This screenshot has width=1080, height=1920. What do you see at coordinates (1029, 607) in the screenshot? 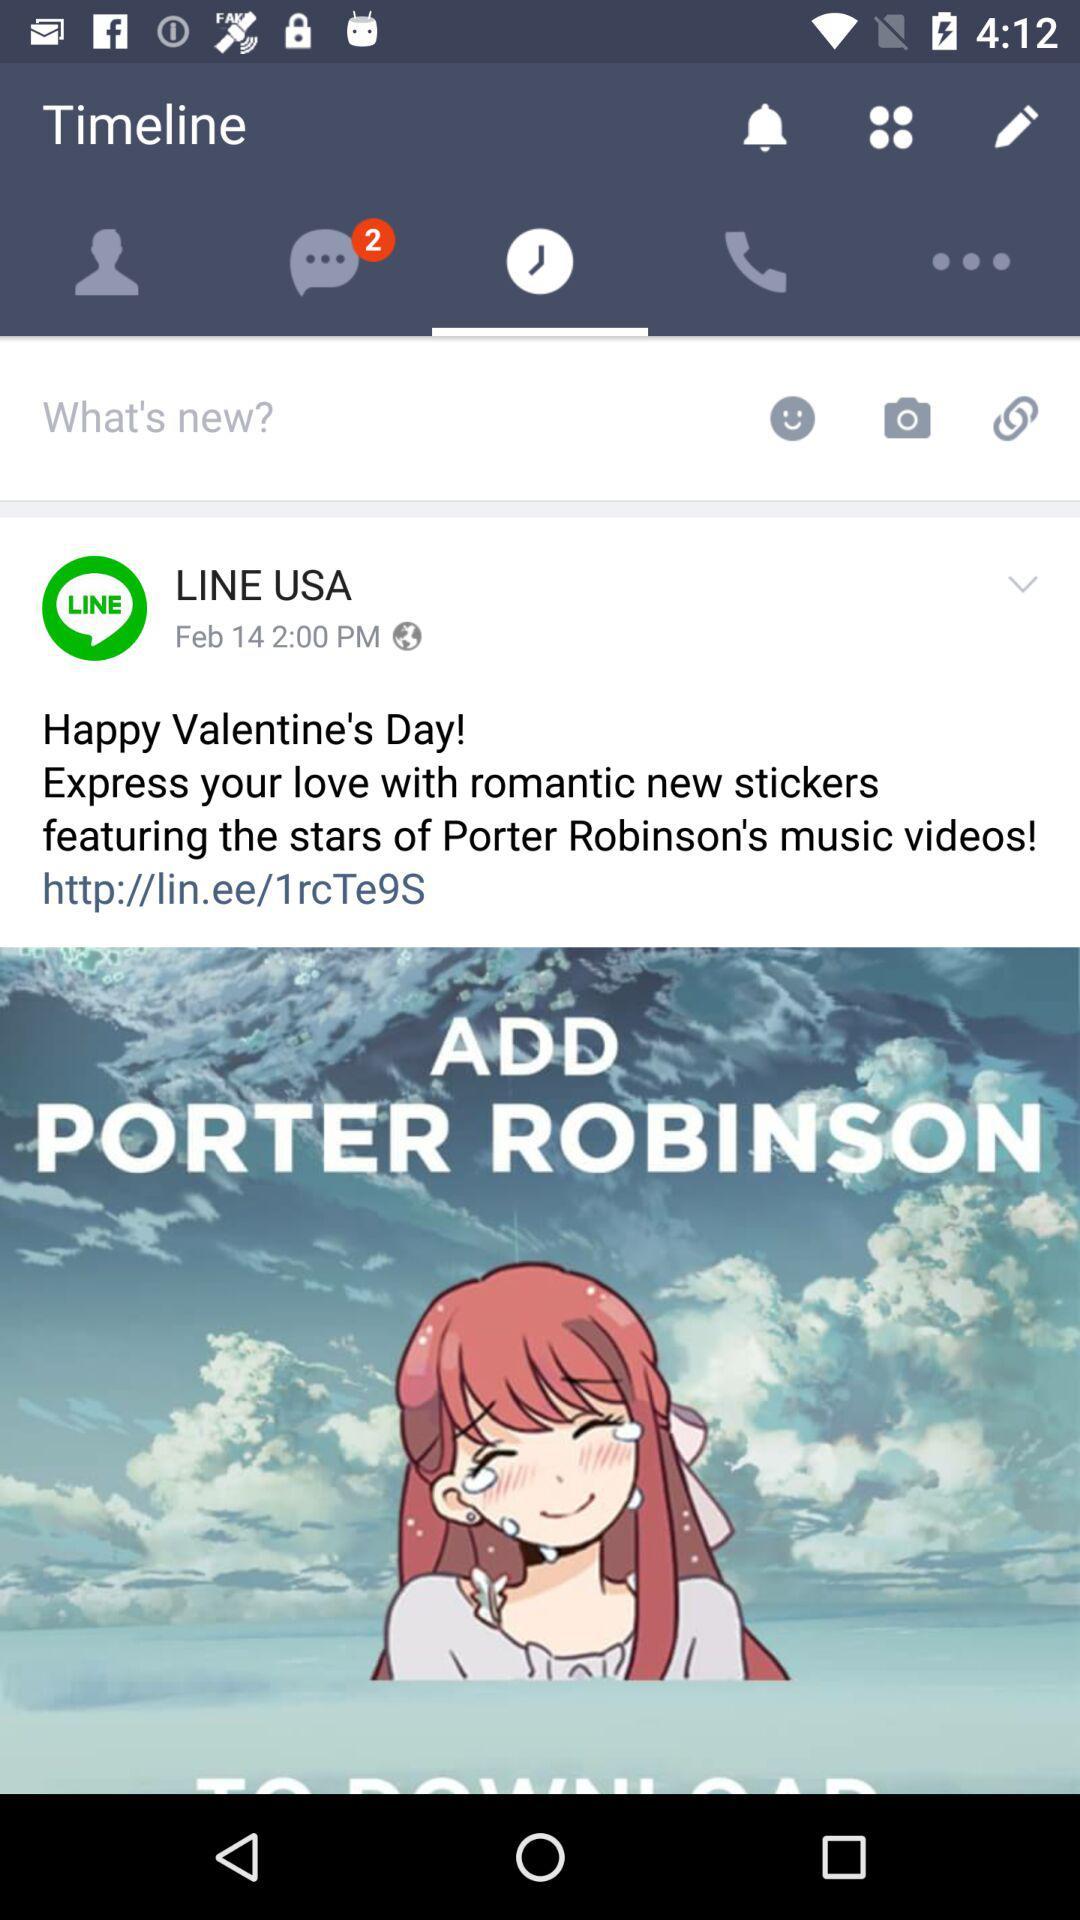
I see `the read more icon at the right side of the page` at bounding box center [1029, 607].